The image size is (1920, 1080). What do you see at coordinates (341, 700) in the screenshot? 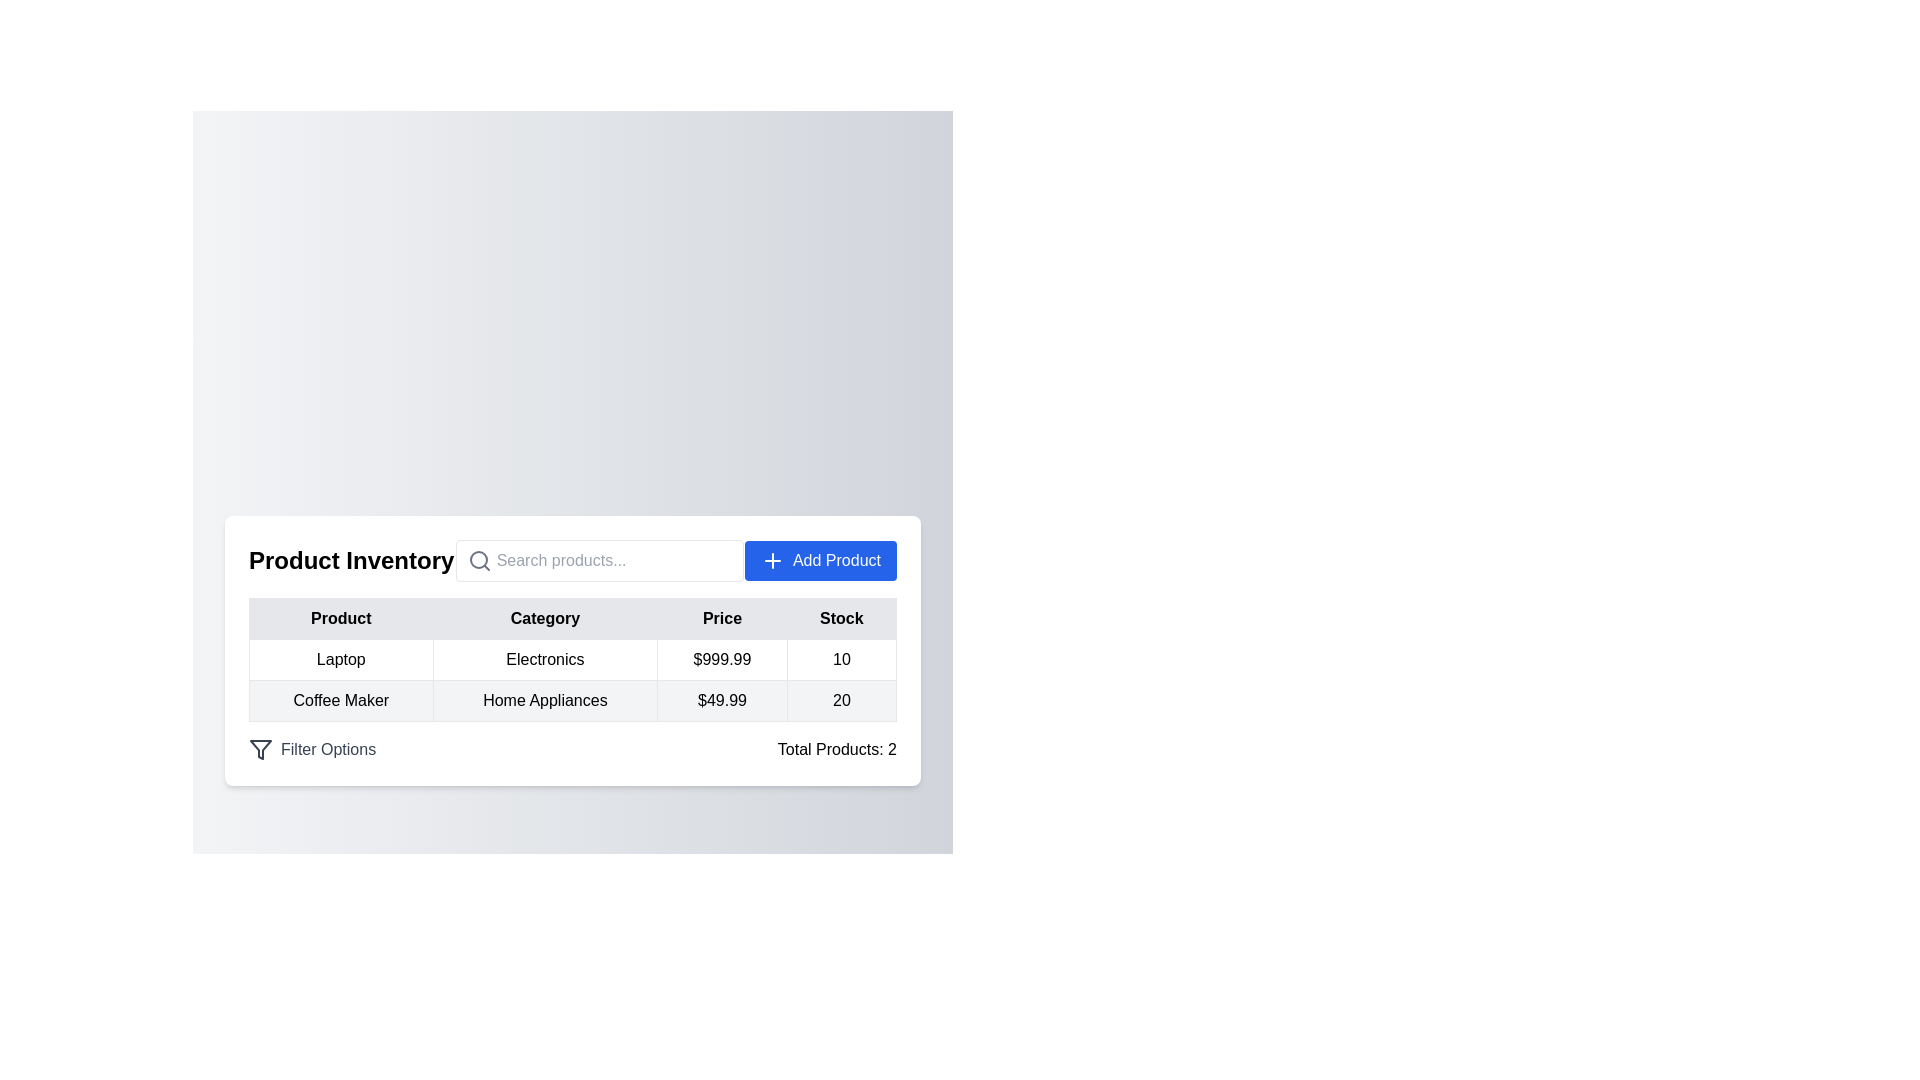
I see `the static text label displaying 'Coffee Maker', which is the first column of the second row in the structured table under the 'Product' column header` at bounding box center [341, 700].